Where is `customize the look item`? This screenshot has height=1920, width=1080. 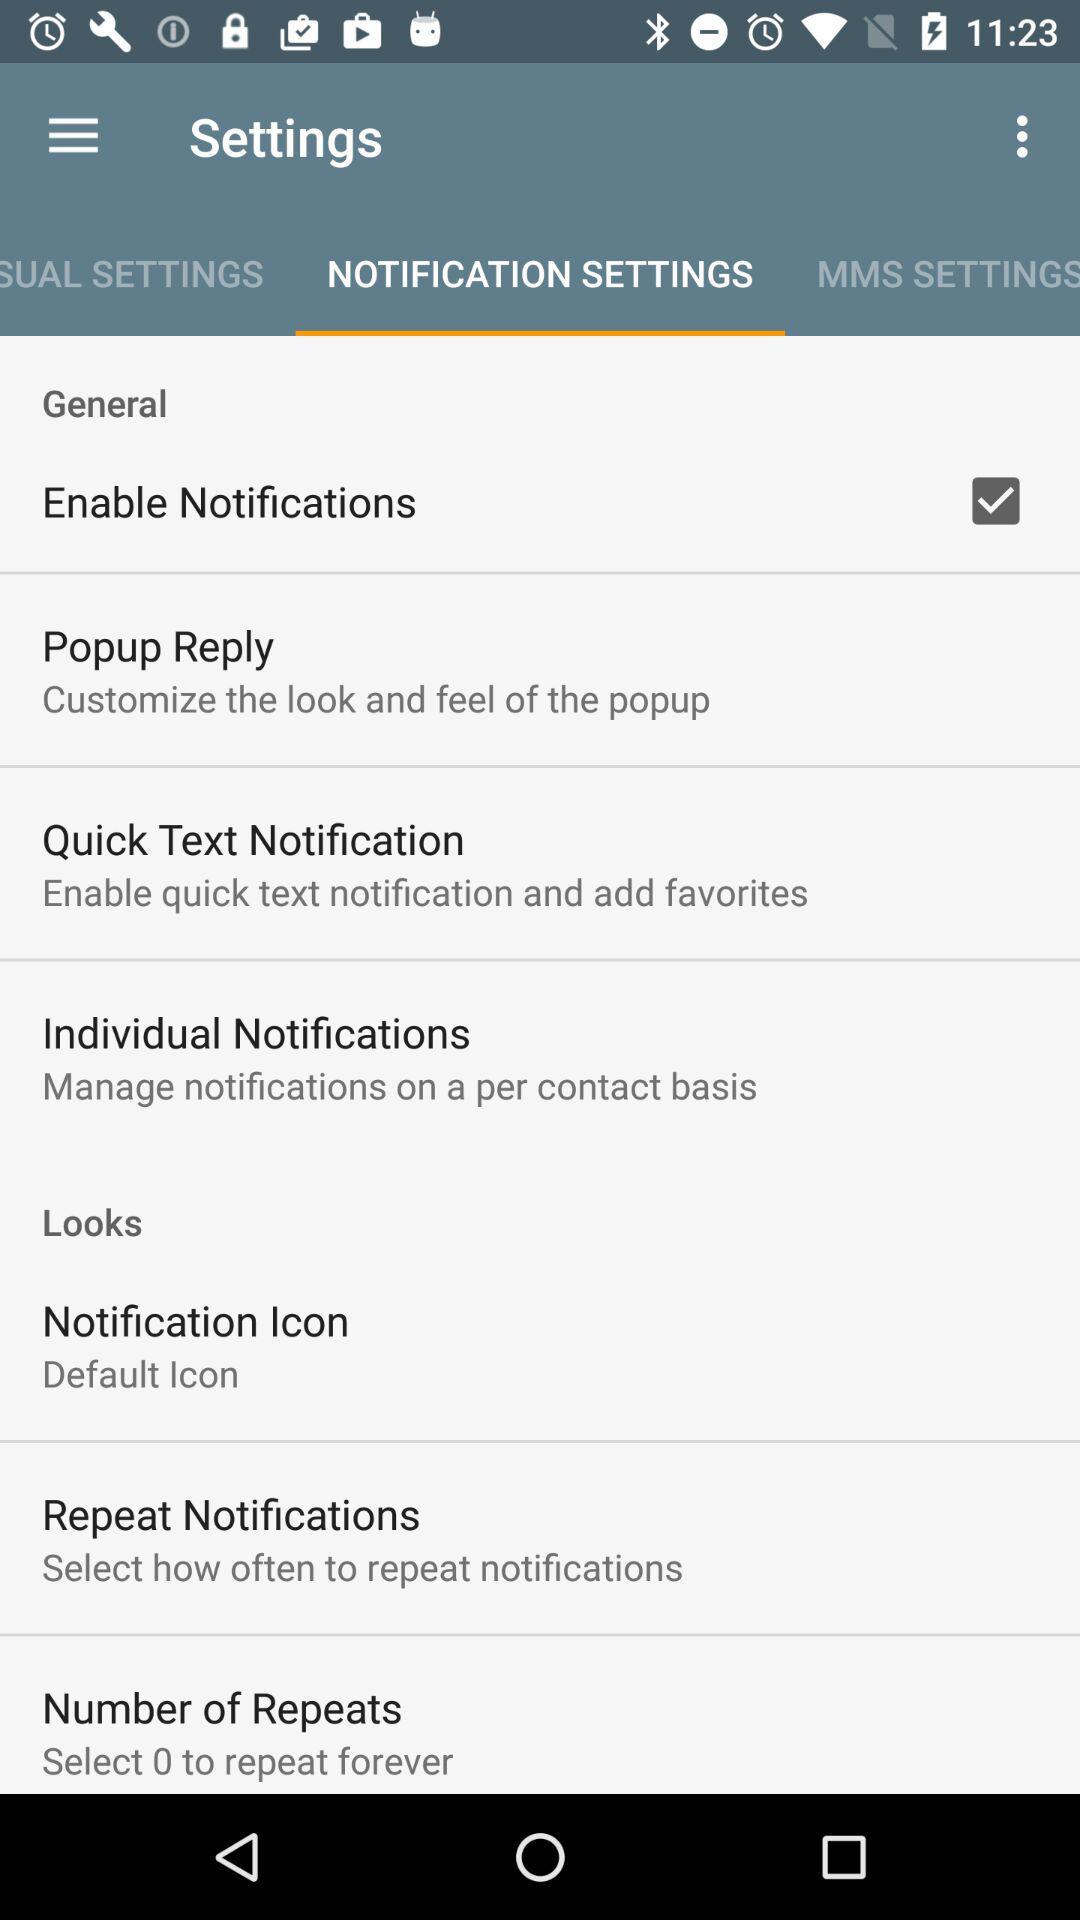 customize the look item is located at coordinates (376, 698).